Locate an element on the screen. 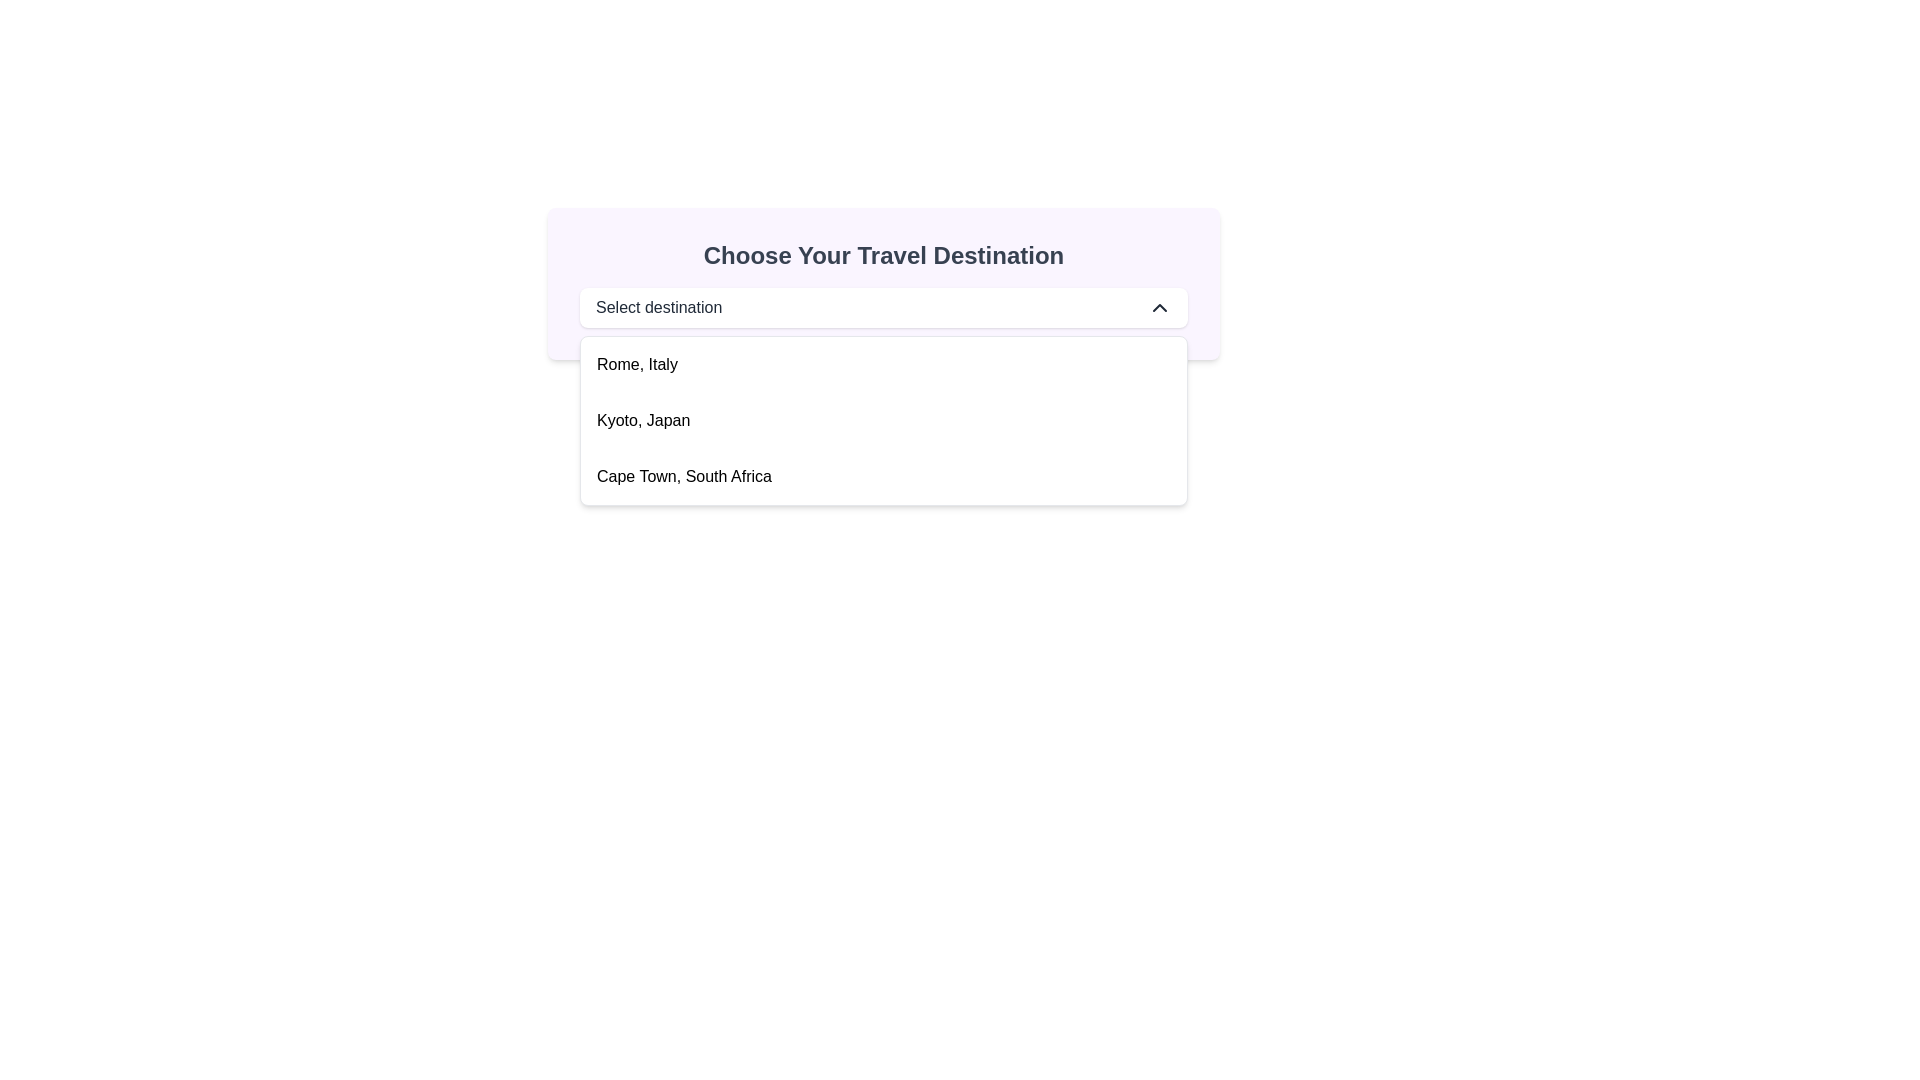 This screenshot has height=1080, width=1920. the list item displaying 'Kyoto, Japan' in the dropdown menu is located at coordinates (882, 419).